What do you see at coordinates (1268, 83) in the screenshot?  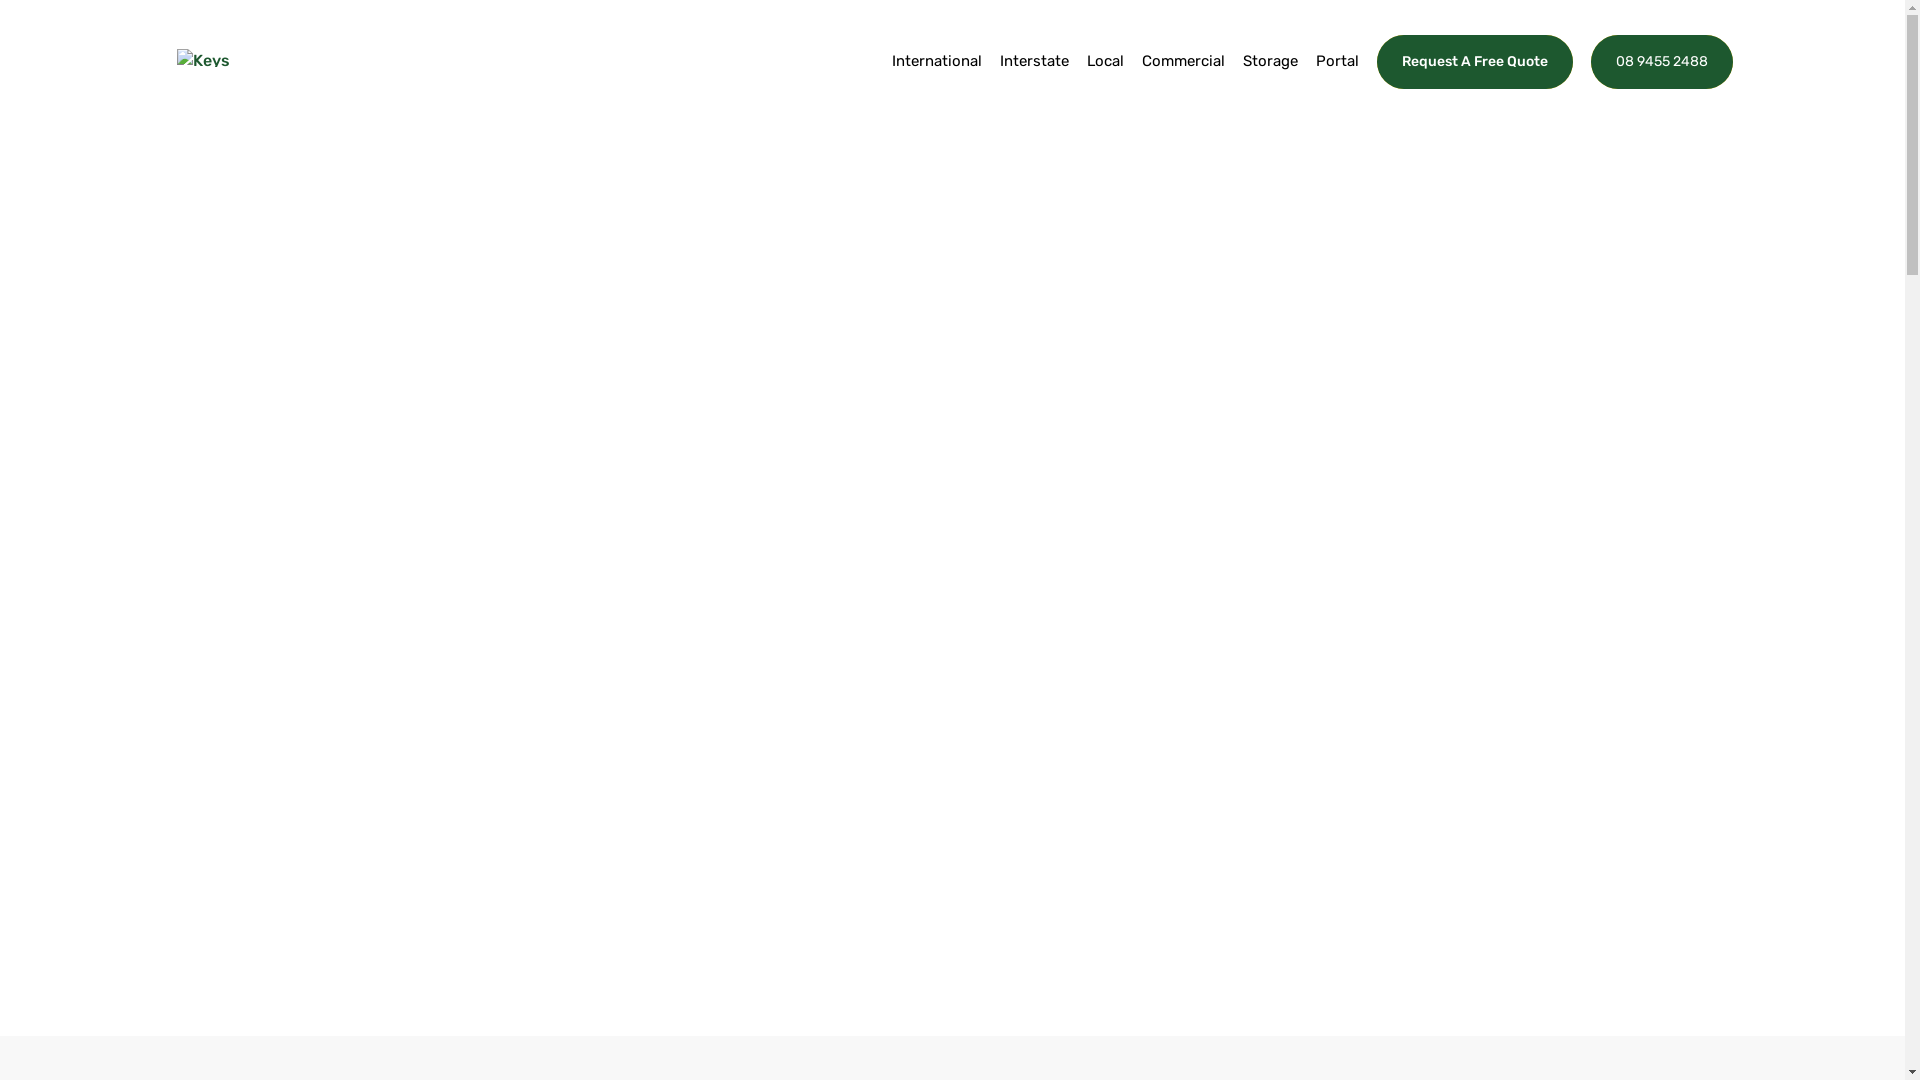 I see `'Storage'` at bounding box center [1268, 83].